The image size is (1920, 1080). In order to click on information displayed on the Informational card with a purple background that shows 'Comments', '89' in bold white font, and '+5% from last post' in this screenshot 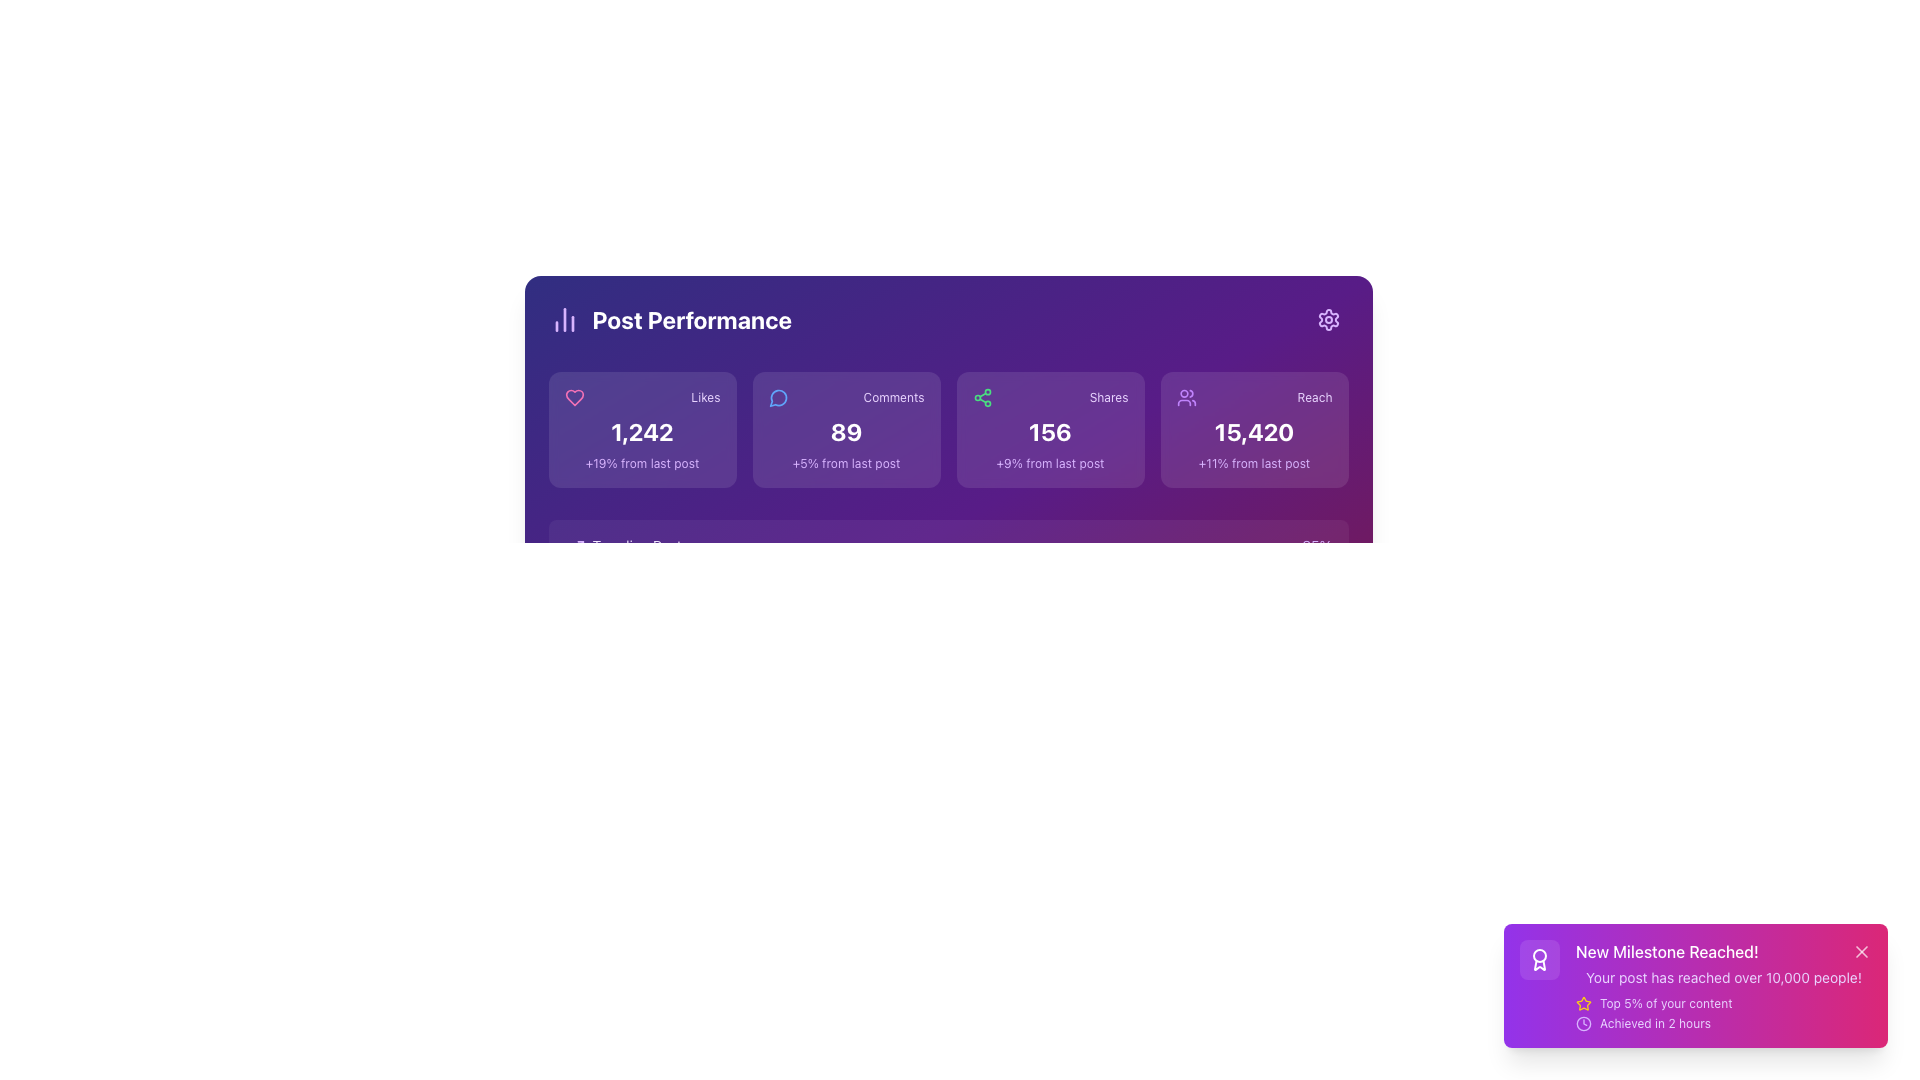, I will do `click(846, 428)`.